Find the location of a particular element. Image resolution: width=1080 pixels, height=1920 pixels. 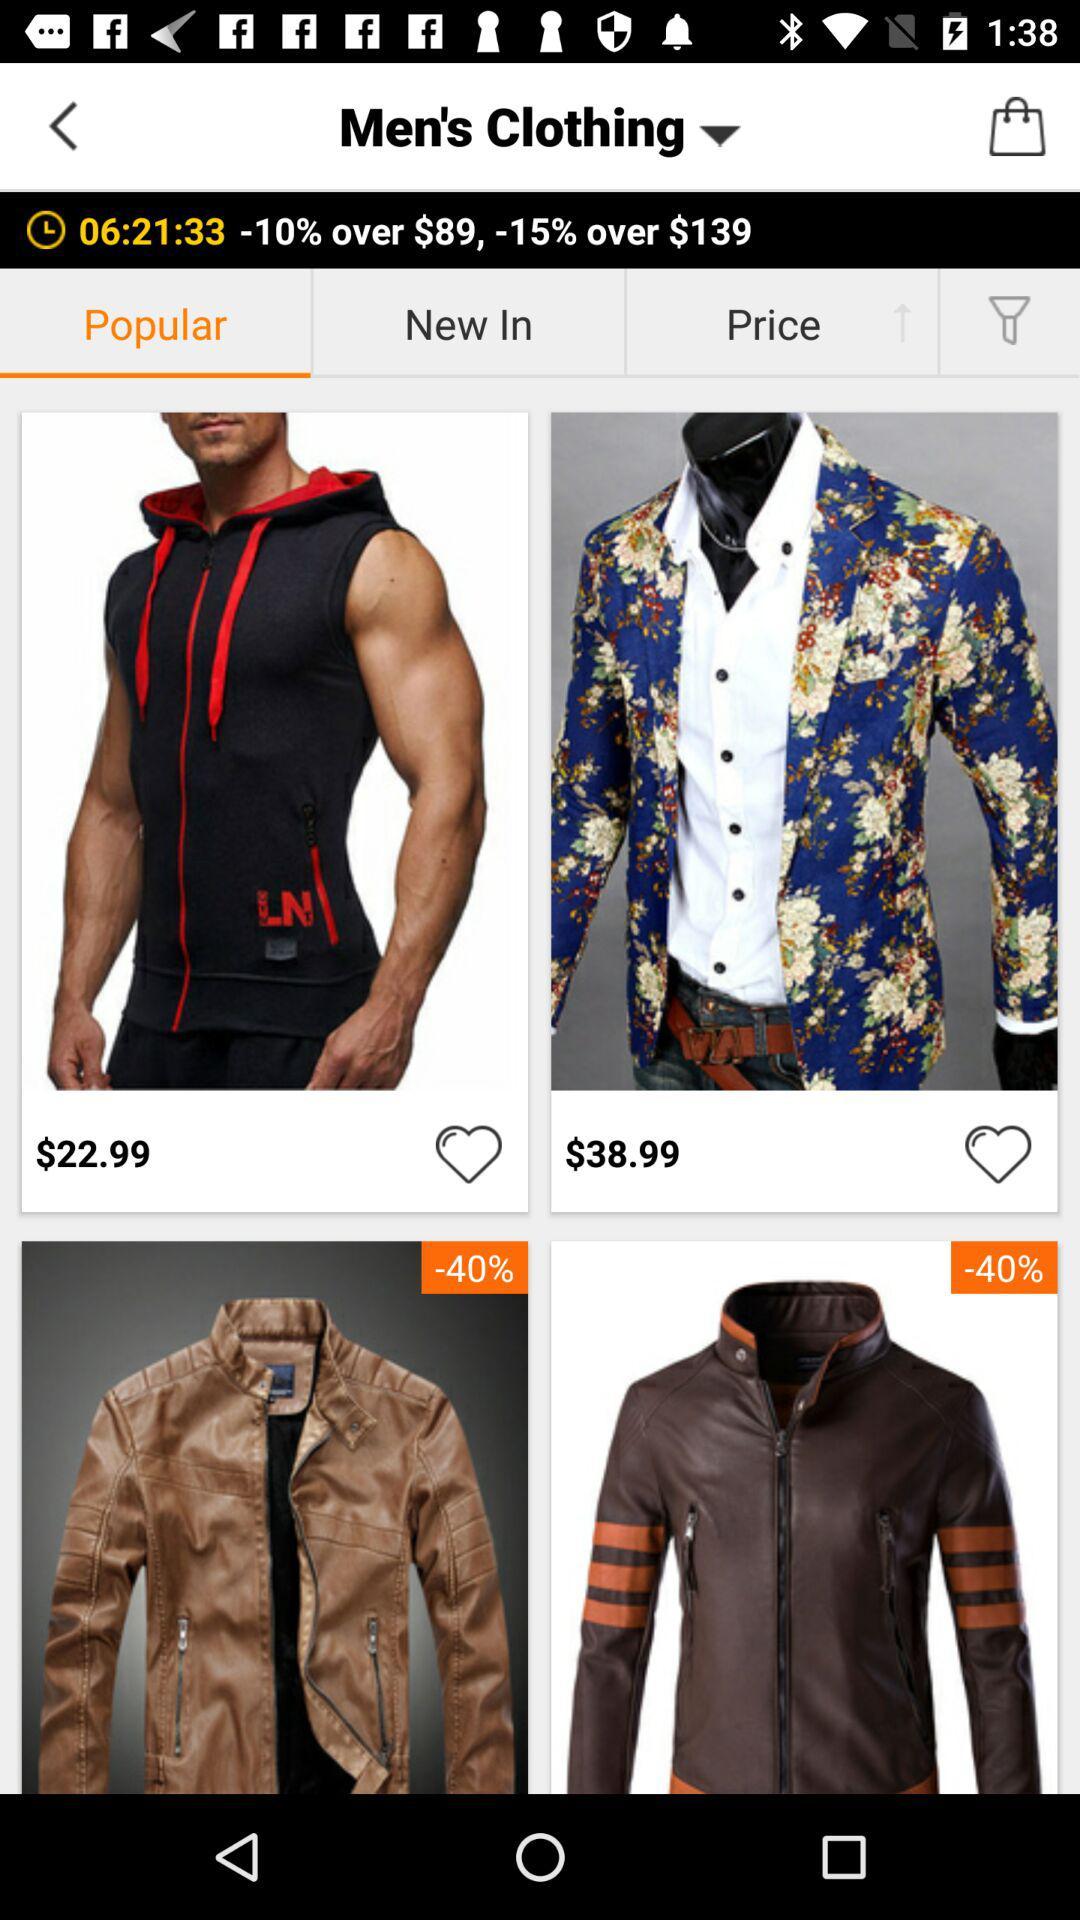

indicate you love this item is located at coordinates (468, 1152).